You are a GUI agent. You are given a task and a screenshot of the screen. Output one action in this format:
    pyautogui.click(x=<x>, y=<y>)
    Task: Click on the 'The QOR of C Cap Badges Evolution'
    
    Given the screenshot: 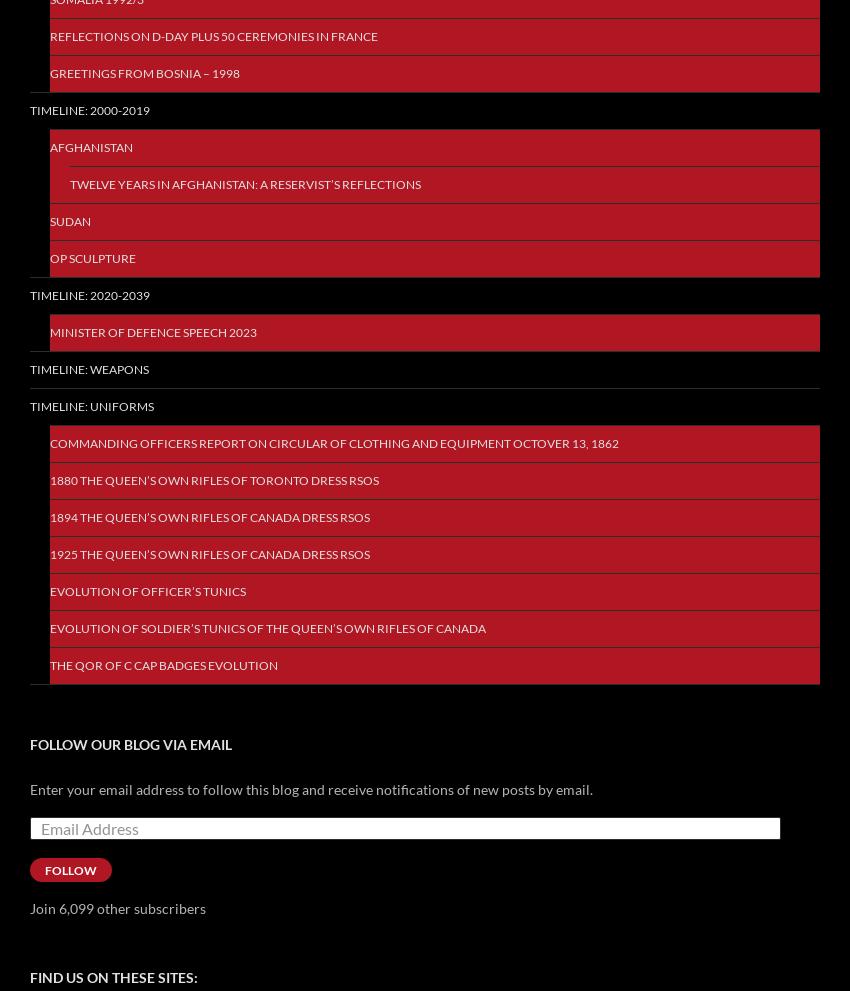 What is the action you would take?
    pyautogui.click(x=163, y=664)
    